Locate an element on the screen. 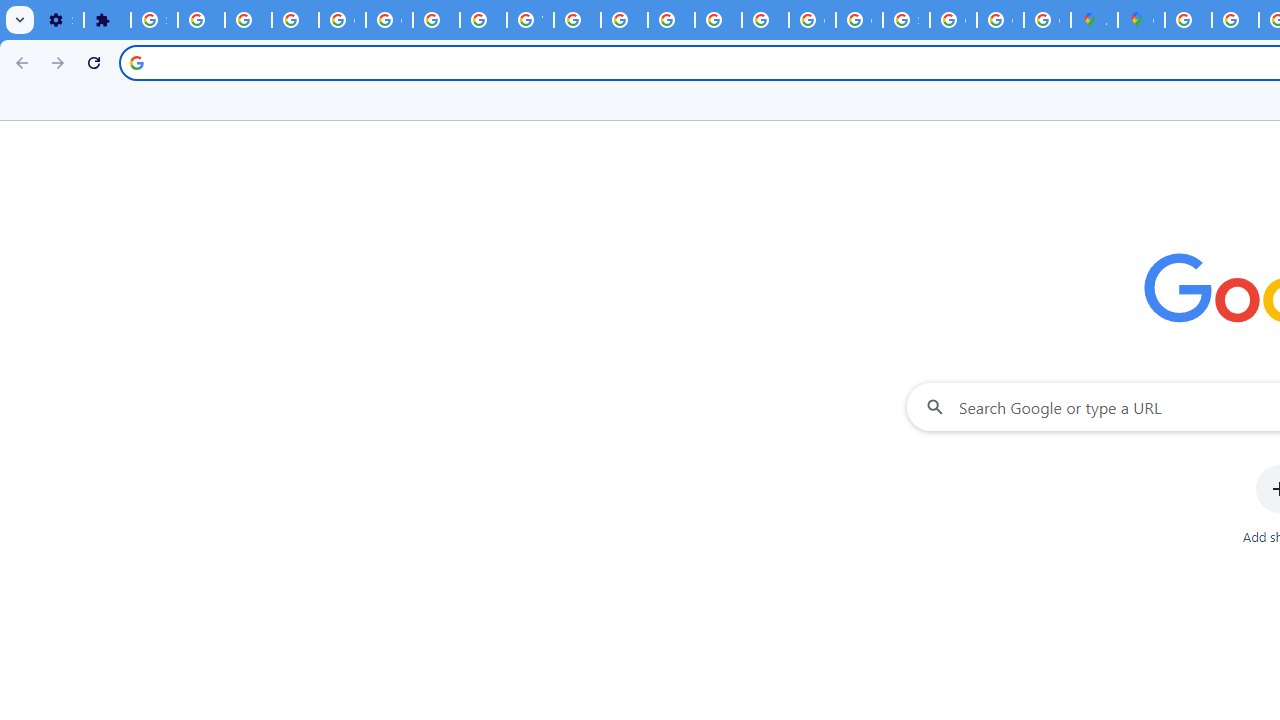 Image resolution: width=1280 pixels, height=720 pixels. 'Settings - On startup' is located at coordinates (60, 20).